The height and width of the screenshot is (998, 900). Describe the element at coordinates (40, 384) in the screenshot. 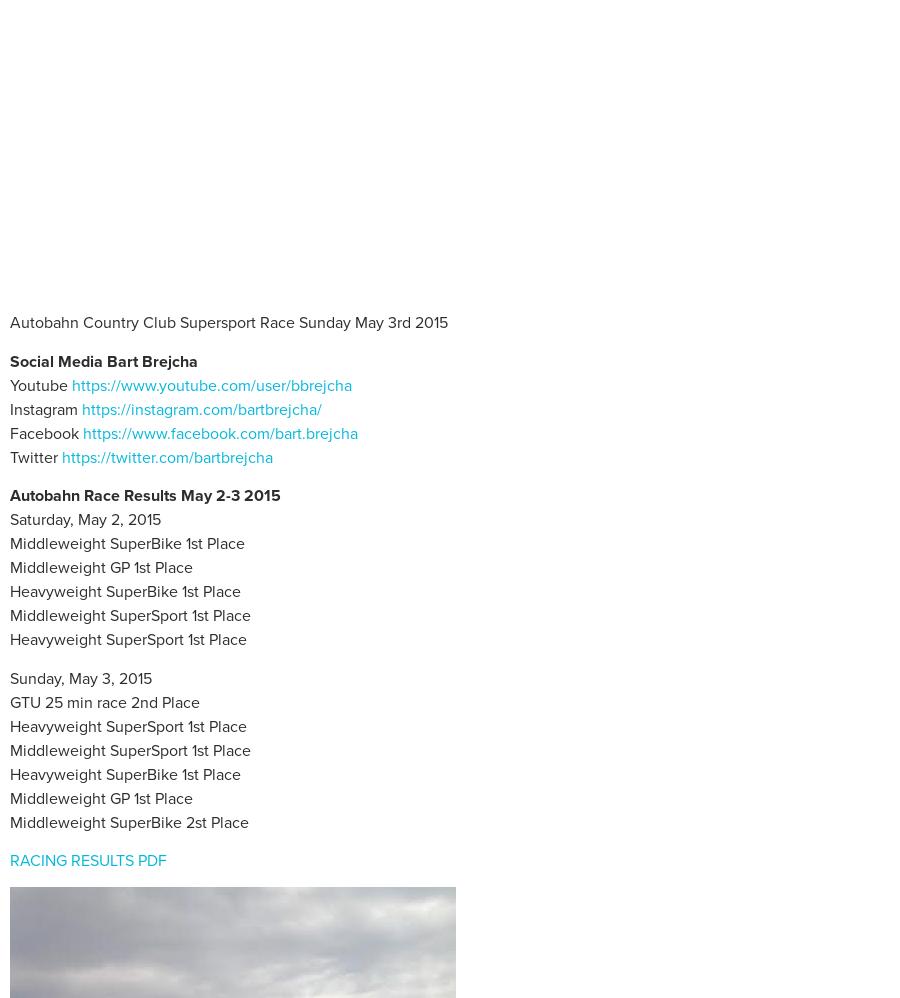

I see `'Youtube'` at that location.